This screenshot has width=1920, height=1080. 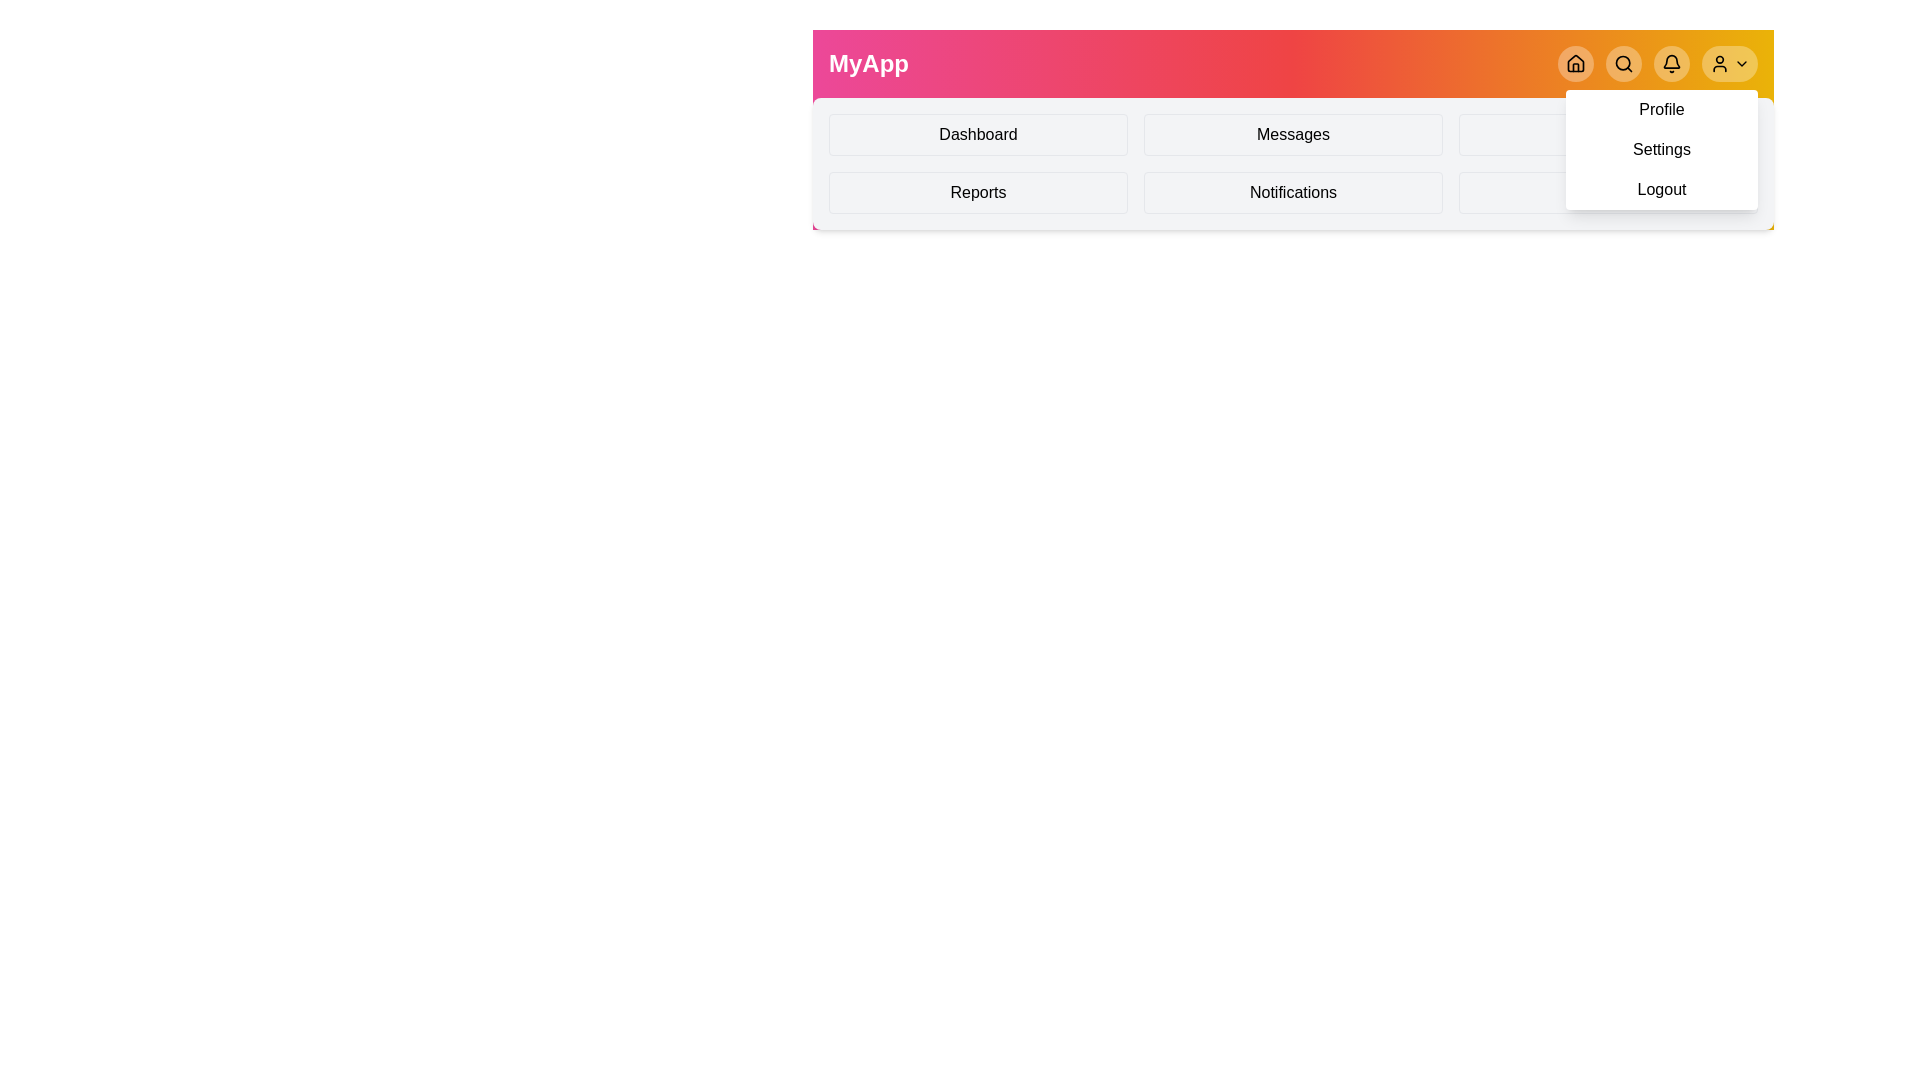 I want to click on the application title 'MyApp', so click(x=868, y=63).